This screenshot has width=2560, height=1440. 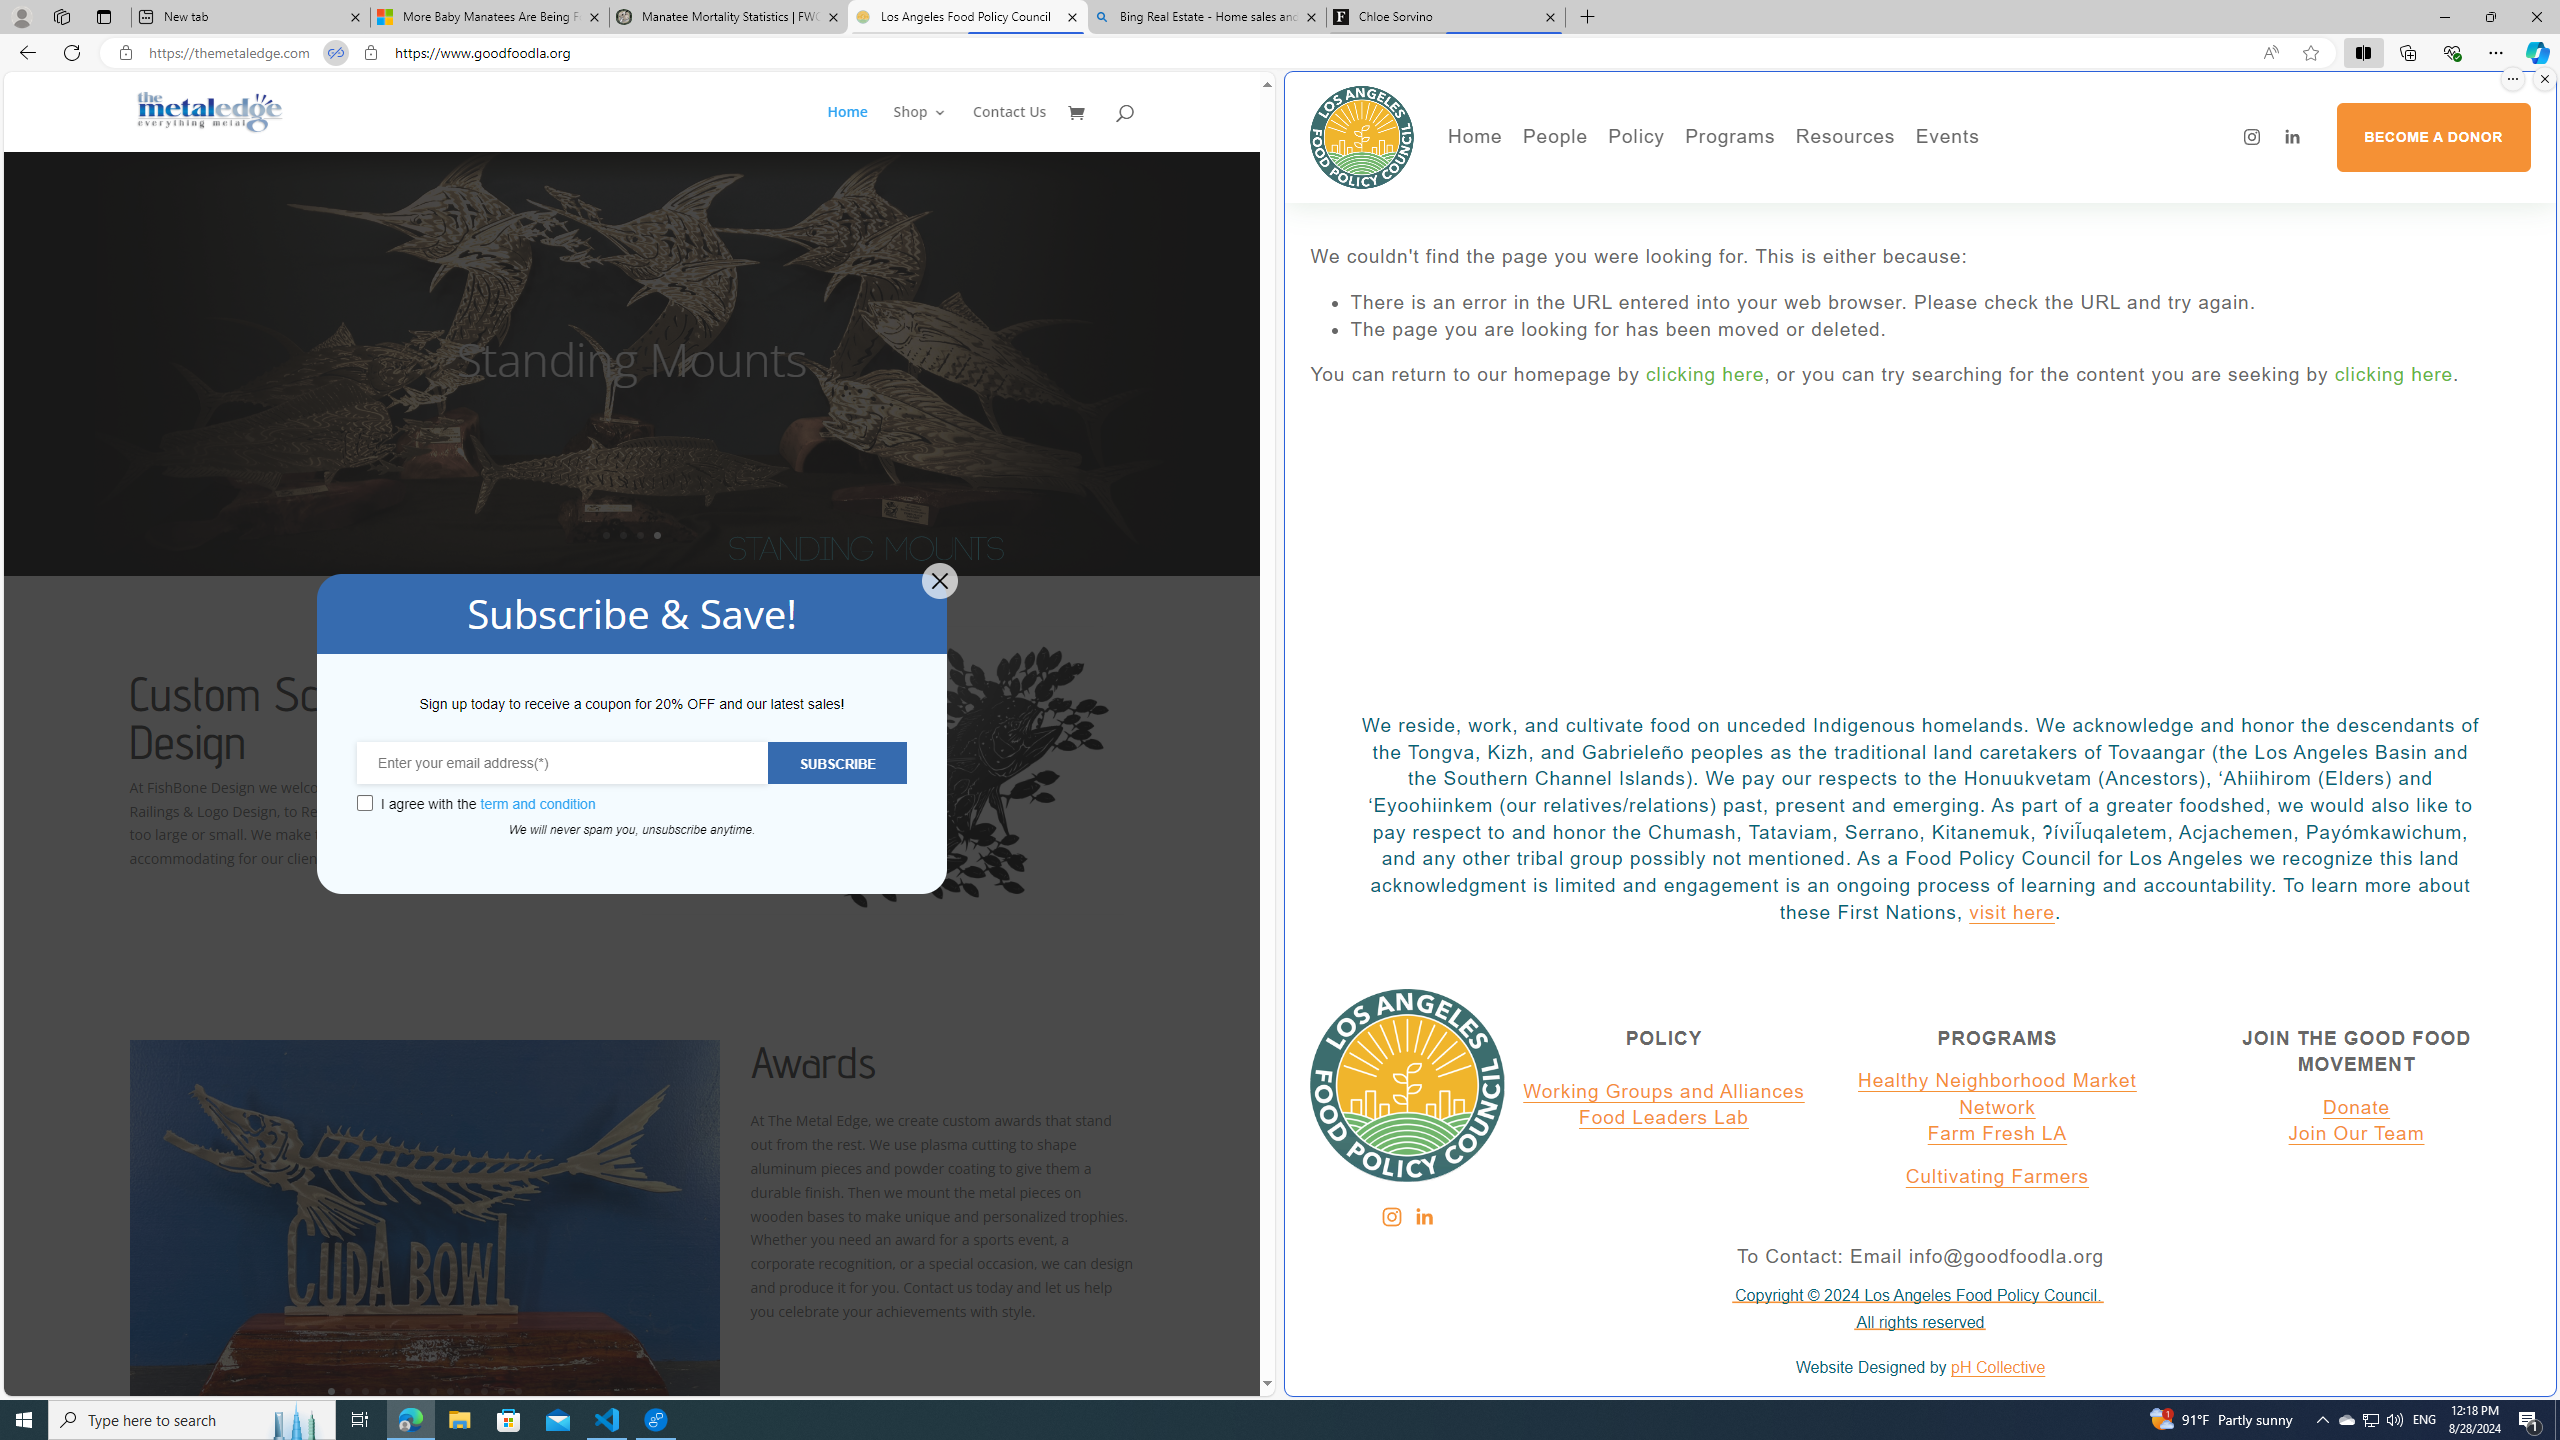 What do you see at coordinates (1473, 137) in the screenshot?
I see `'Home'` at bounding box center [1473, 137].